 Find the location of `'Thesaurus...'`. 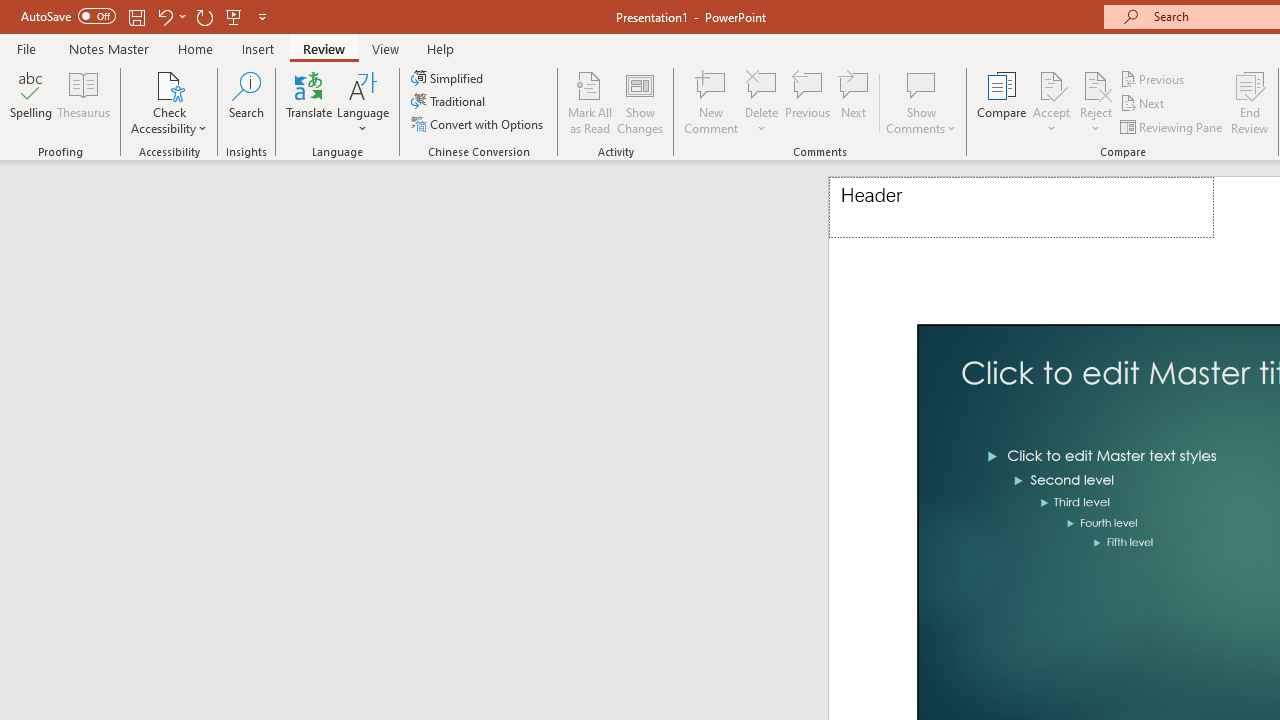

'Thesaurus...' is located at coordinates (82, 103).